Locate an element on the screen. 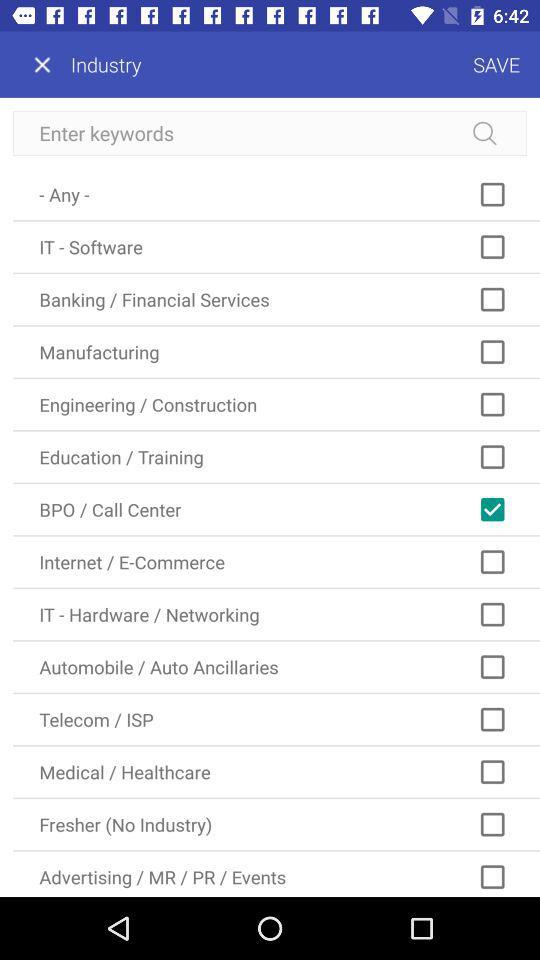  education / training icon is located at coordinates (275, 457).